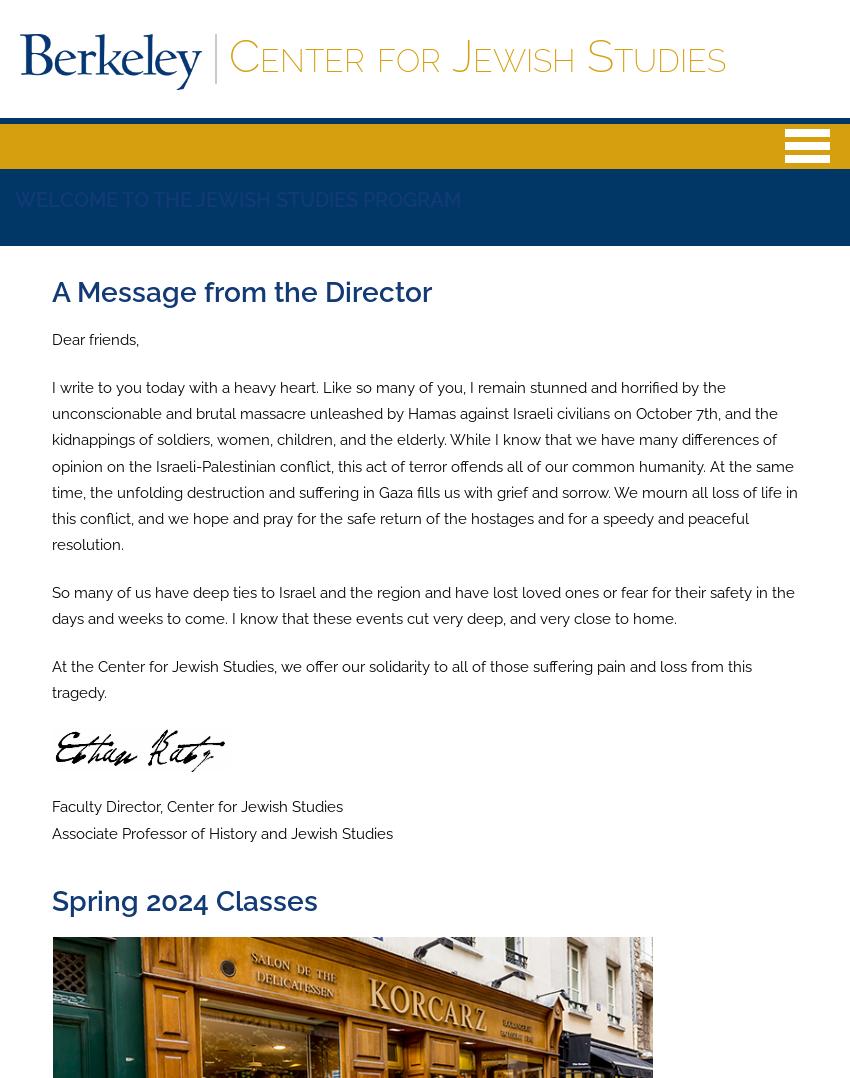 This screenshot has width=850, height=1078. What do you see at coordinates (52, 832) in the screenshot?
I see `'Associate Professor of History and Jewish Studies'` at bounding box center [52, 832].